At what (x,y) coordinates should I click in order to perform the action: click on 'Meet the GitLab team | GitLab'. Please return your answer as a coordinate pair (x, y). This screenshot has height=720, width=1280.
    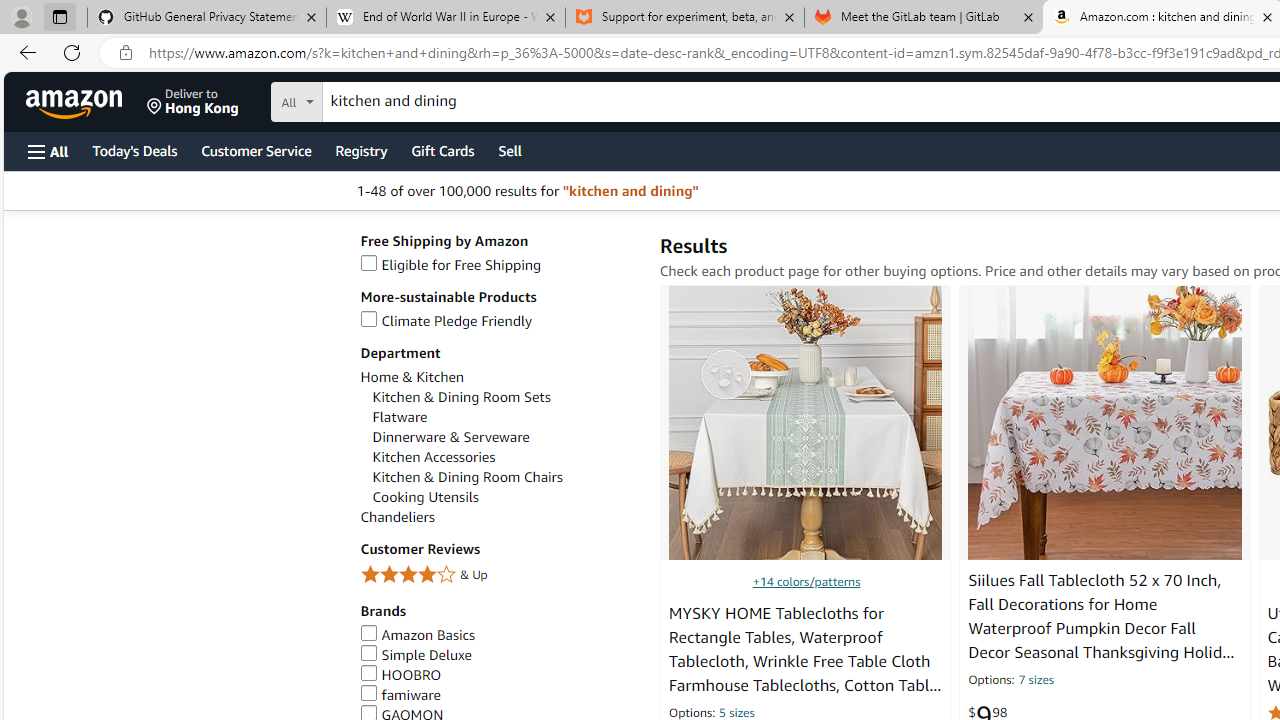
    Looking at the image, I should click on (923, 17).